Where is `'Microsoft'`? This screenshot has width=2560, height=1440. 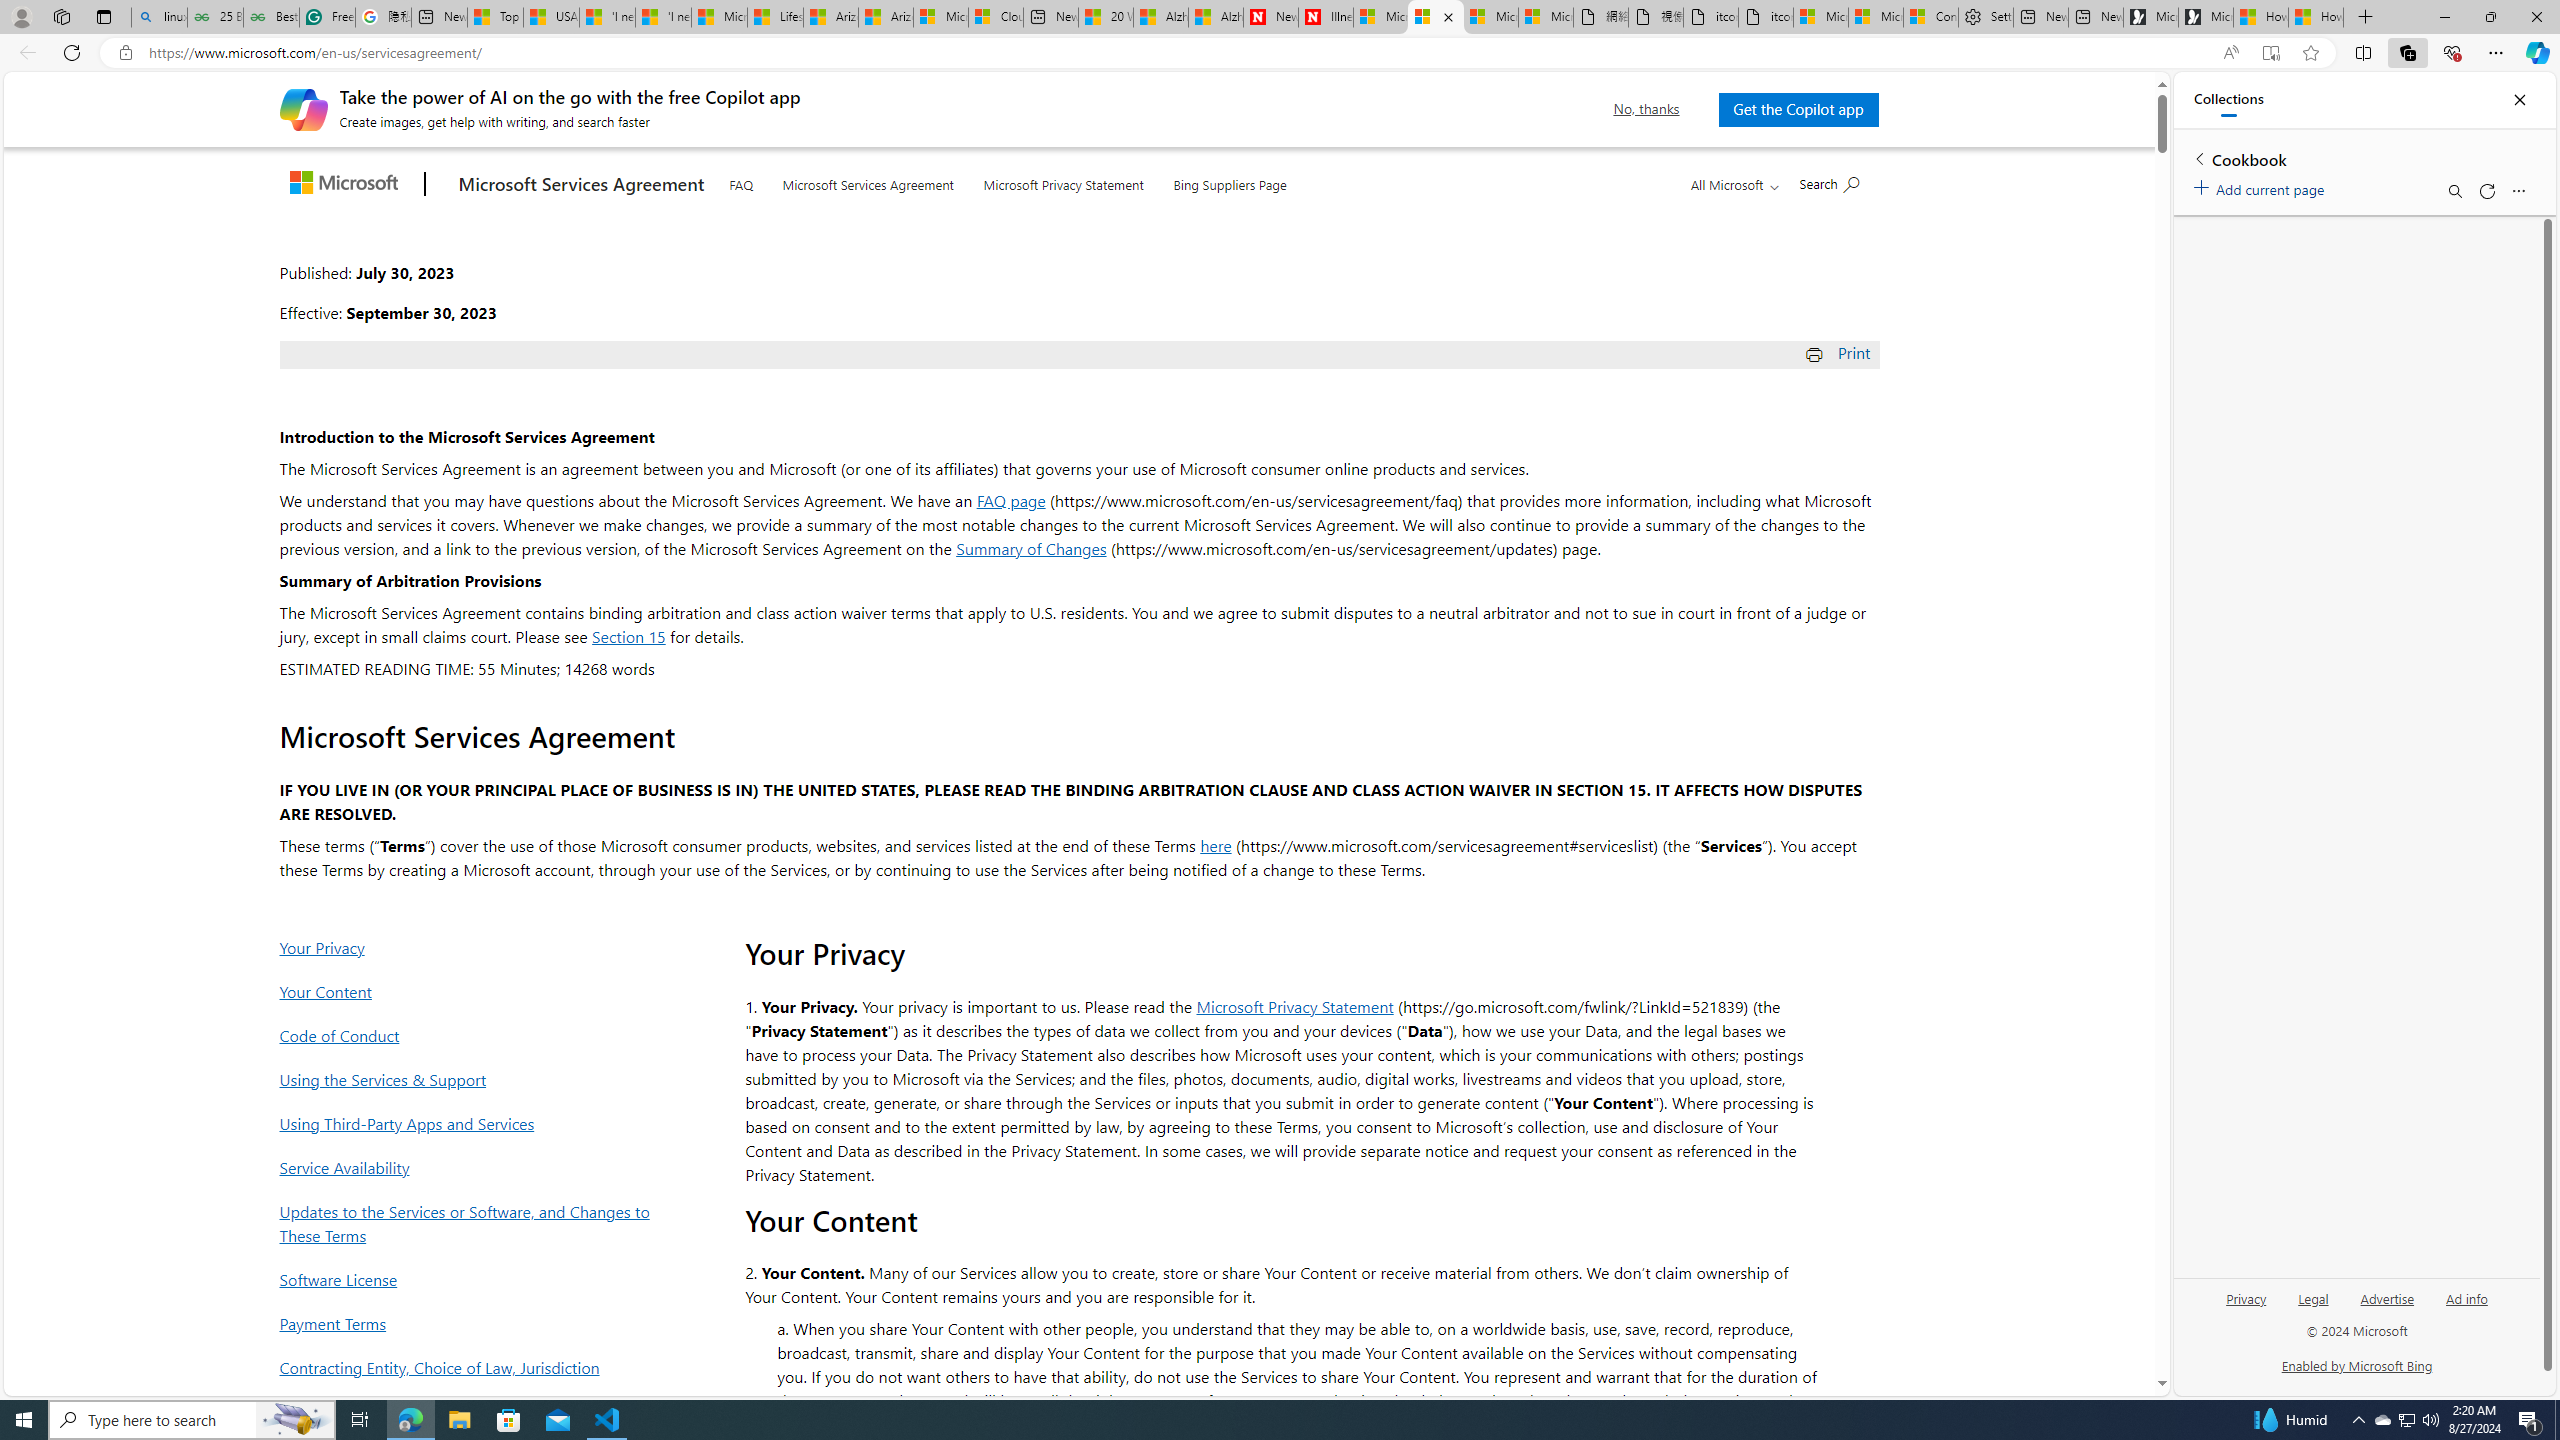
'Microsoft' is located at coordinates (347, 184).